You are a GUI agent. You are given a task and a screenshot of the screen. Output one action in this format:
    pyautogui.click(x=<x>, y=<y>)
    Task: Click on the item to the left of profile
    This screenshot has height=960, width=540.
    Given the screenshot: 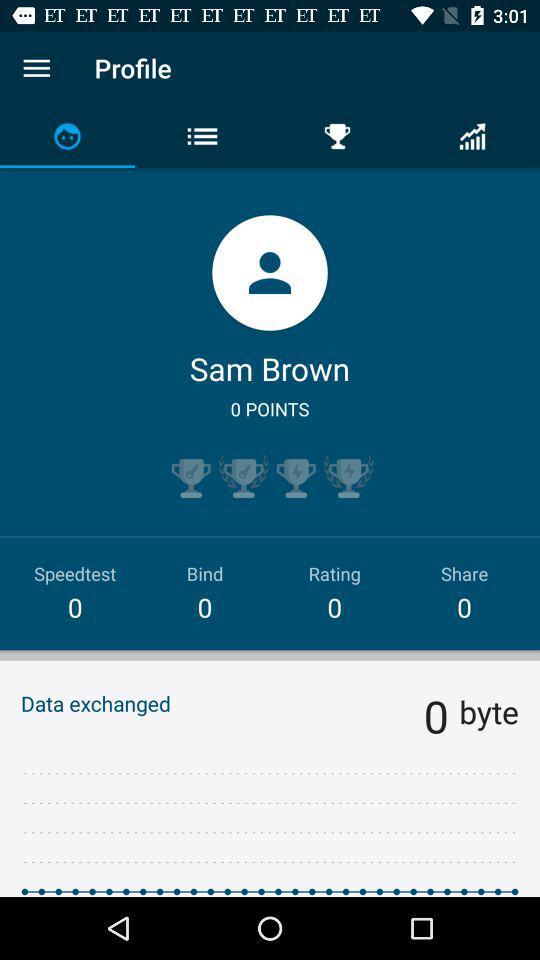 What is the action you would take?
    pyautogui.click(x=36, y=68)
    